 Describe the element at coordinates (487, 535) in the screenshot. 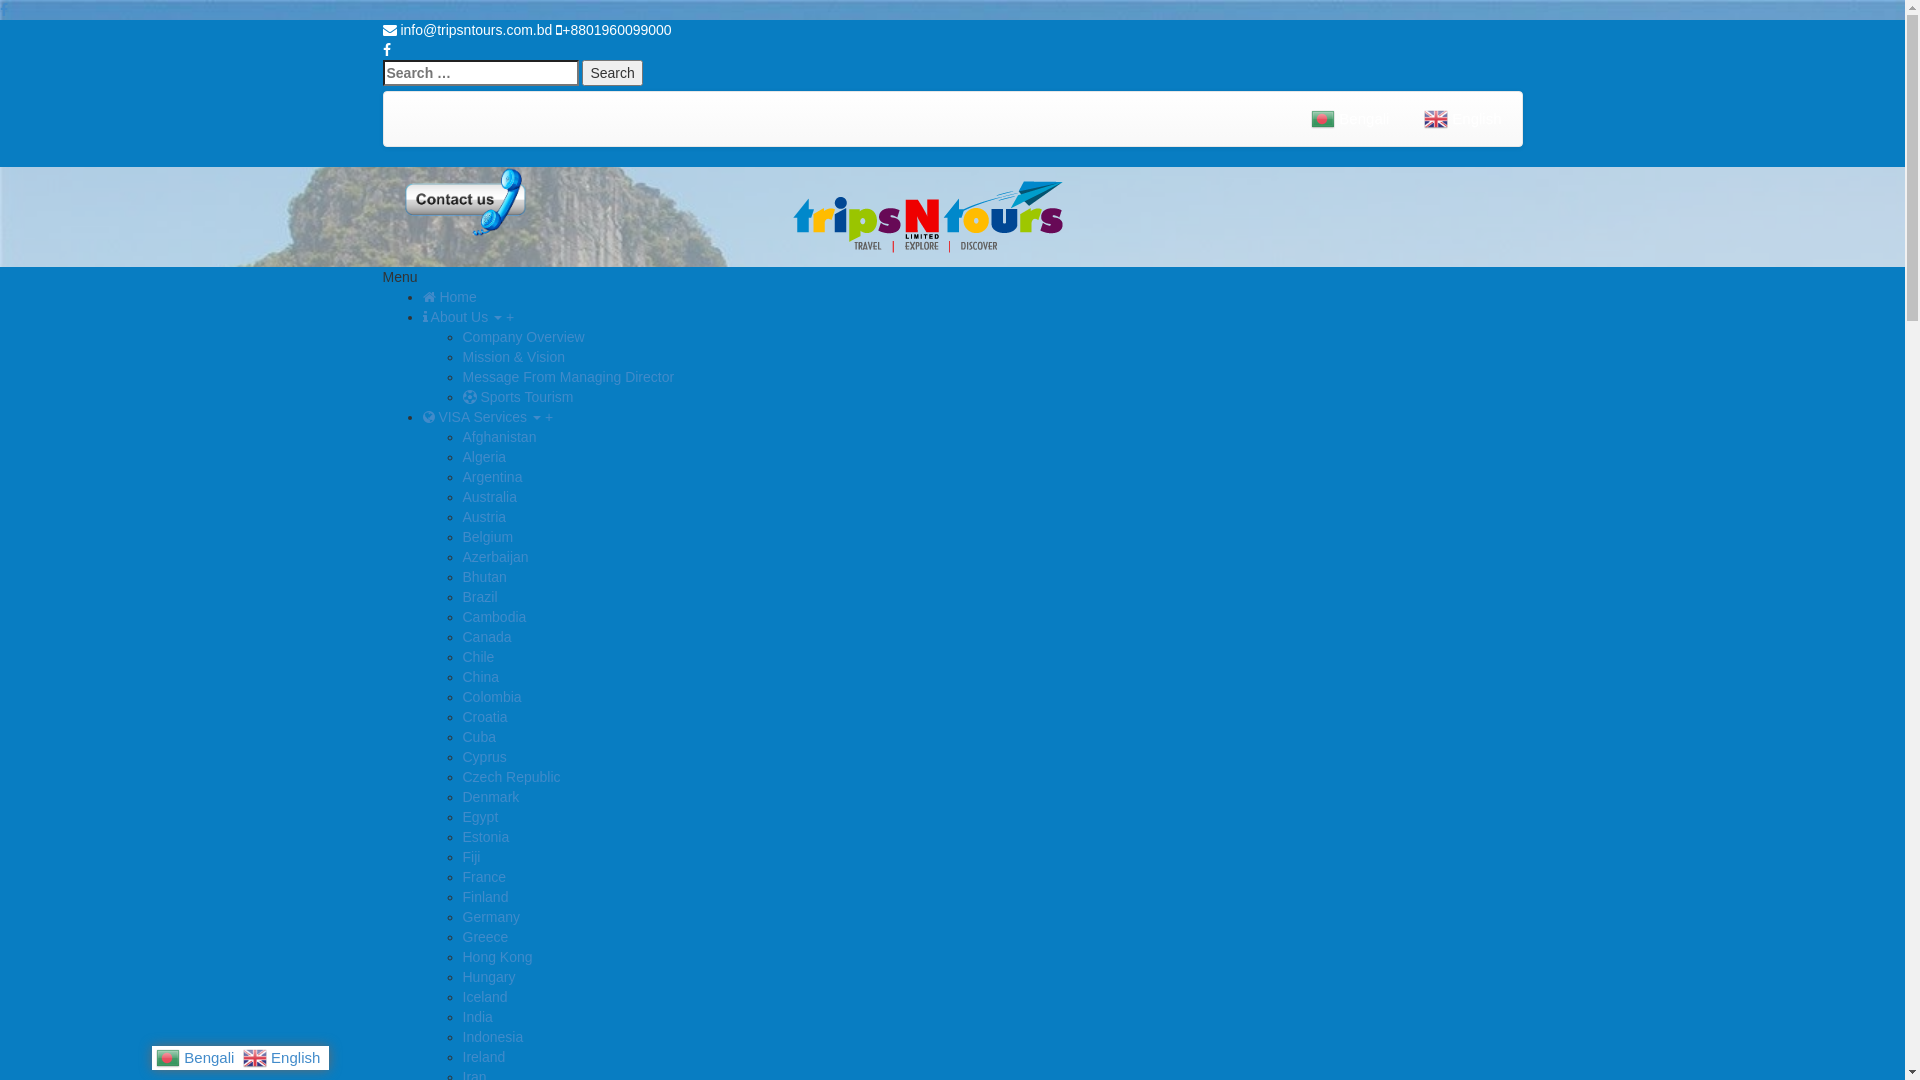

I see `'Belgium'` at that location.